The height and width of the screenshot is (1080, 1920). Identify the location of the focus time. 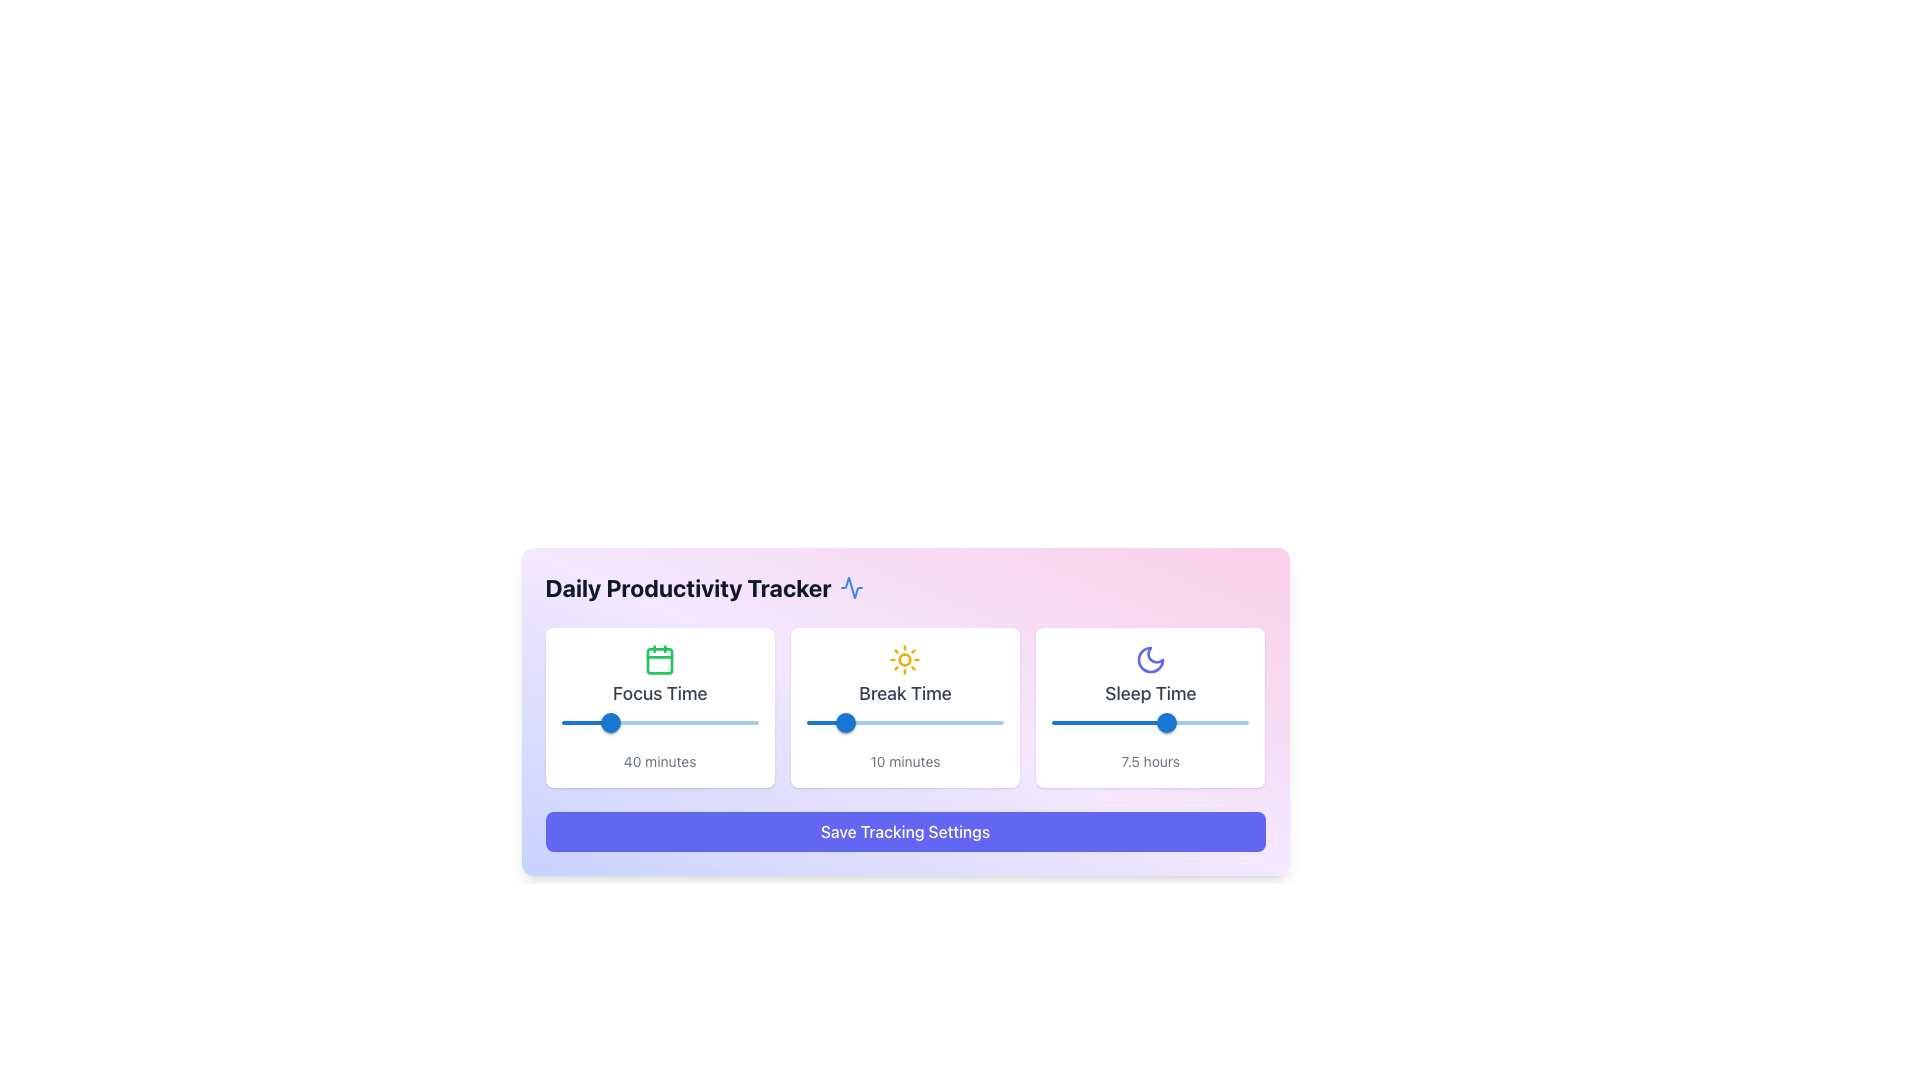
(717, 722).